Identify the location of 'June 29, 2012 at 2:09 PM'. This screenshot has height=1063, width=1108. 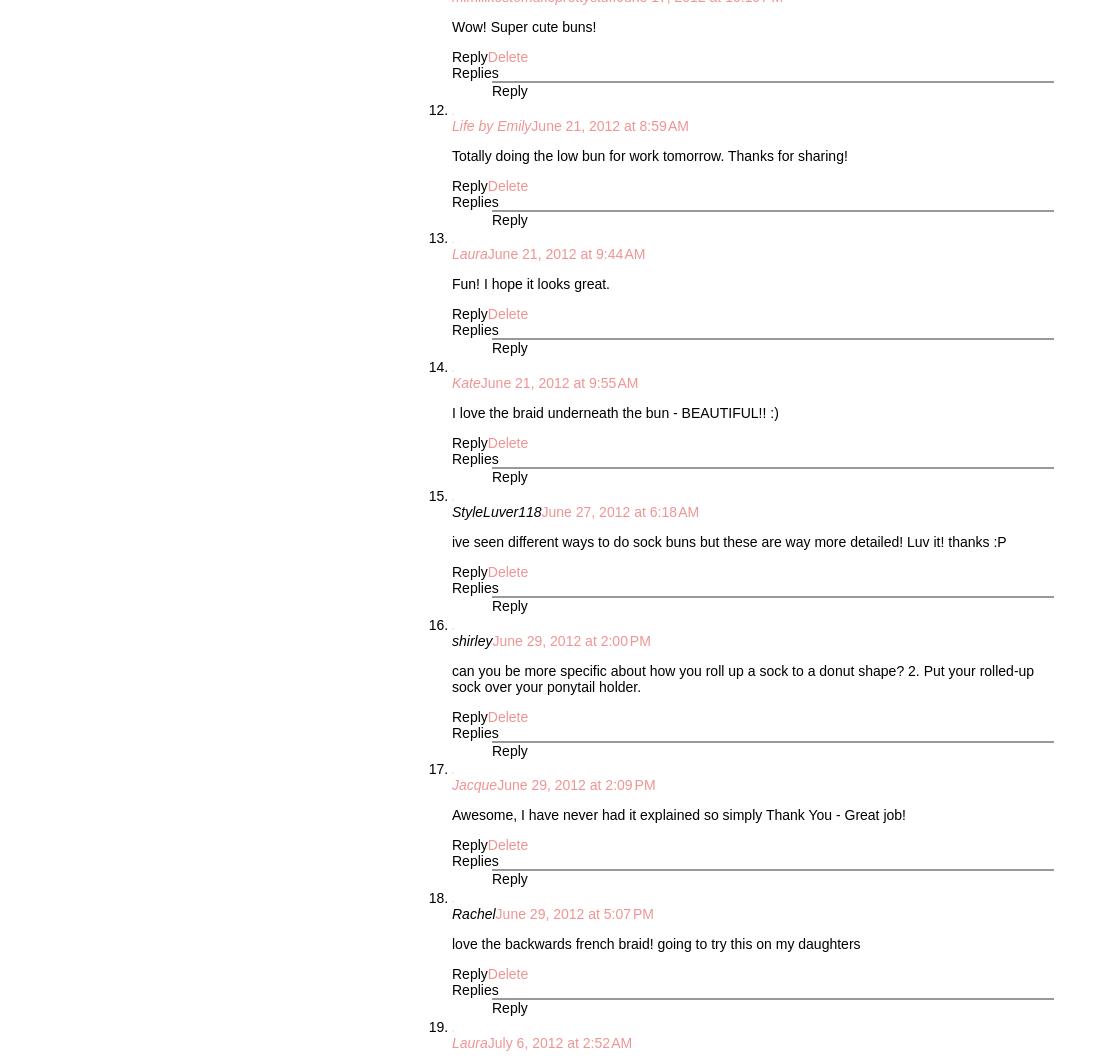
(576, 784).